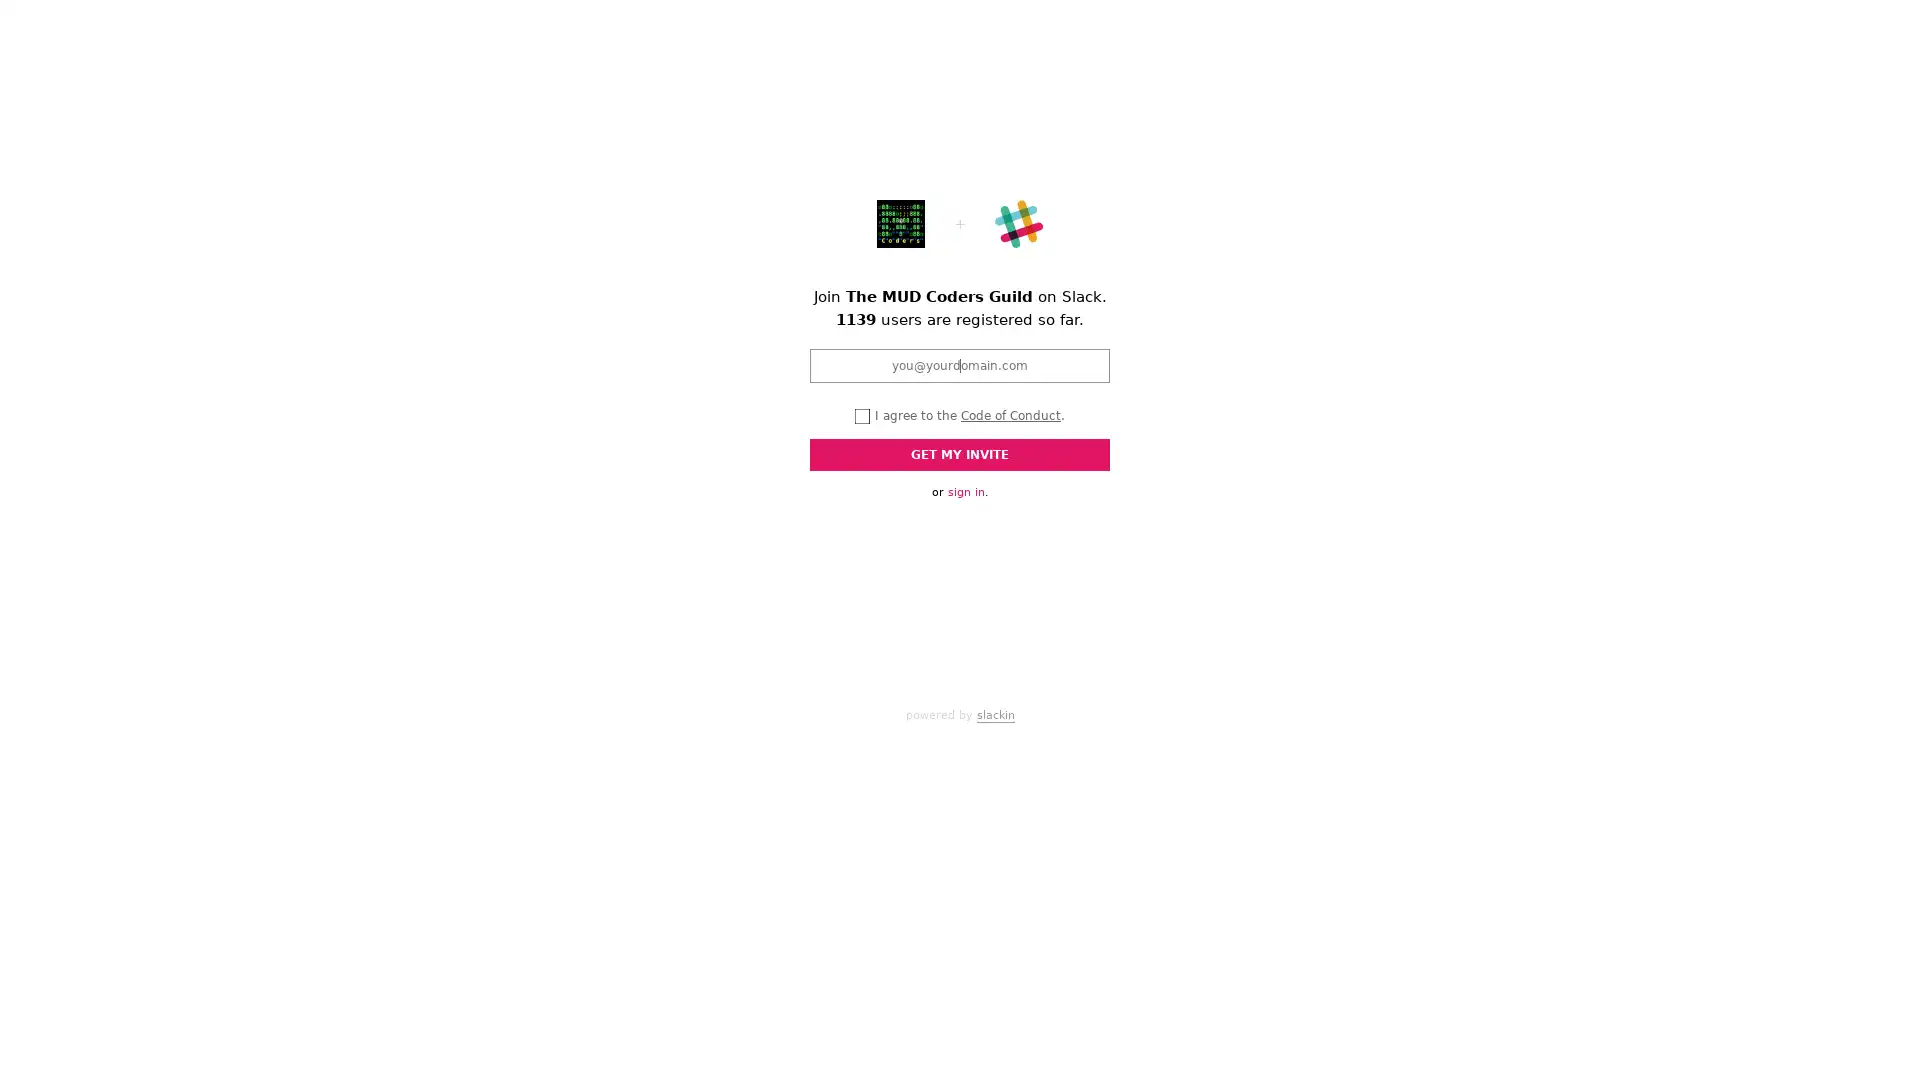 This screenshot has width=1920, height=1080. What do you see at coordinates (960, 455) in the screenshot?
I see `GET MY INVITE` at bounding box center [960, 455].